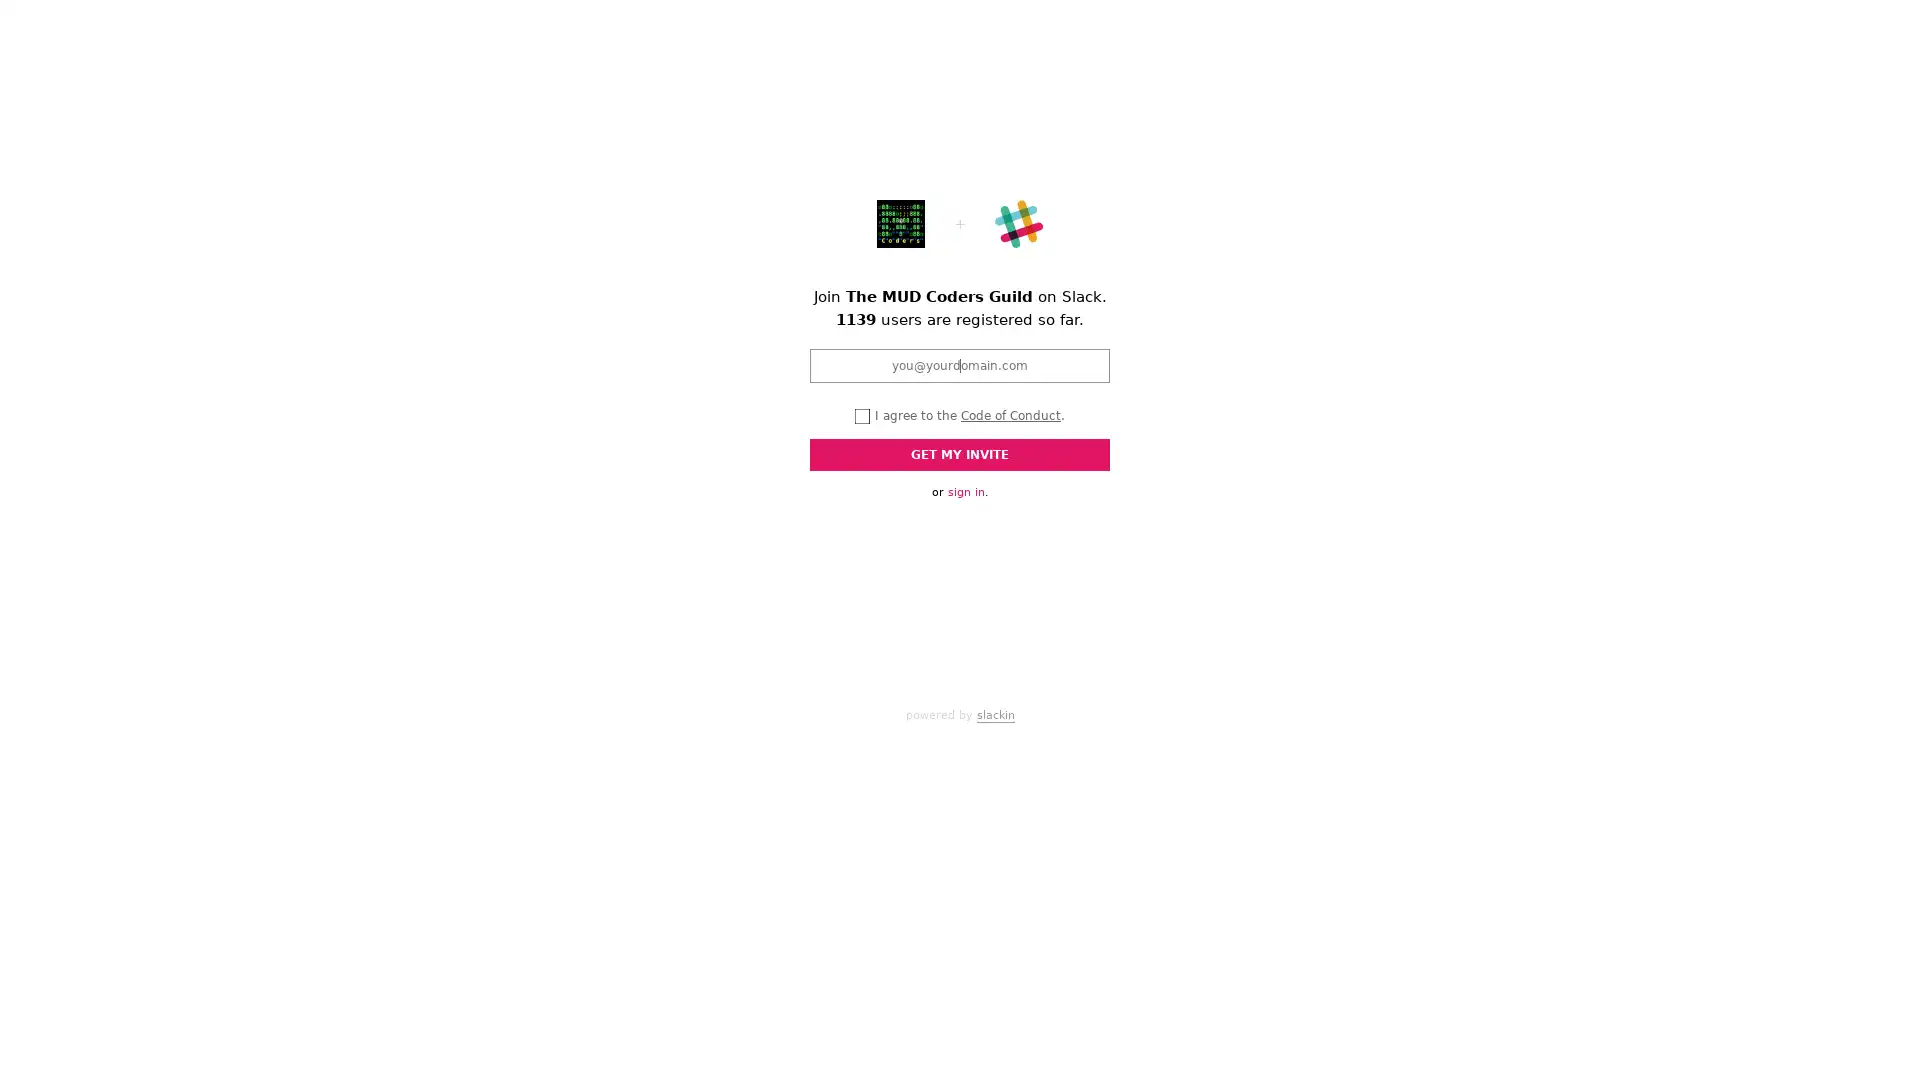 This screenshot has width=1920, height=1080. What do you see at coordinates (960, 455) in the screenshot?
I see `GET MY INVITE` at bounding box center [960, 455].